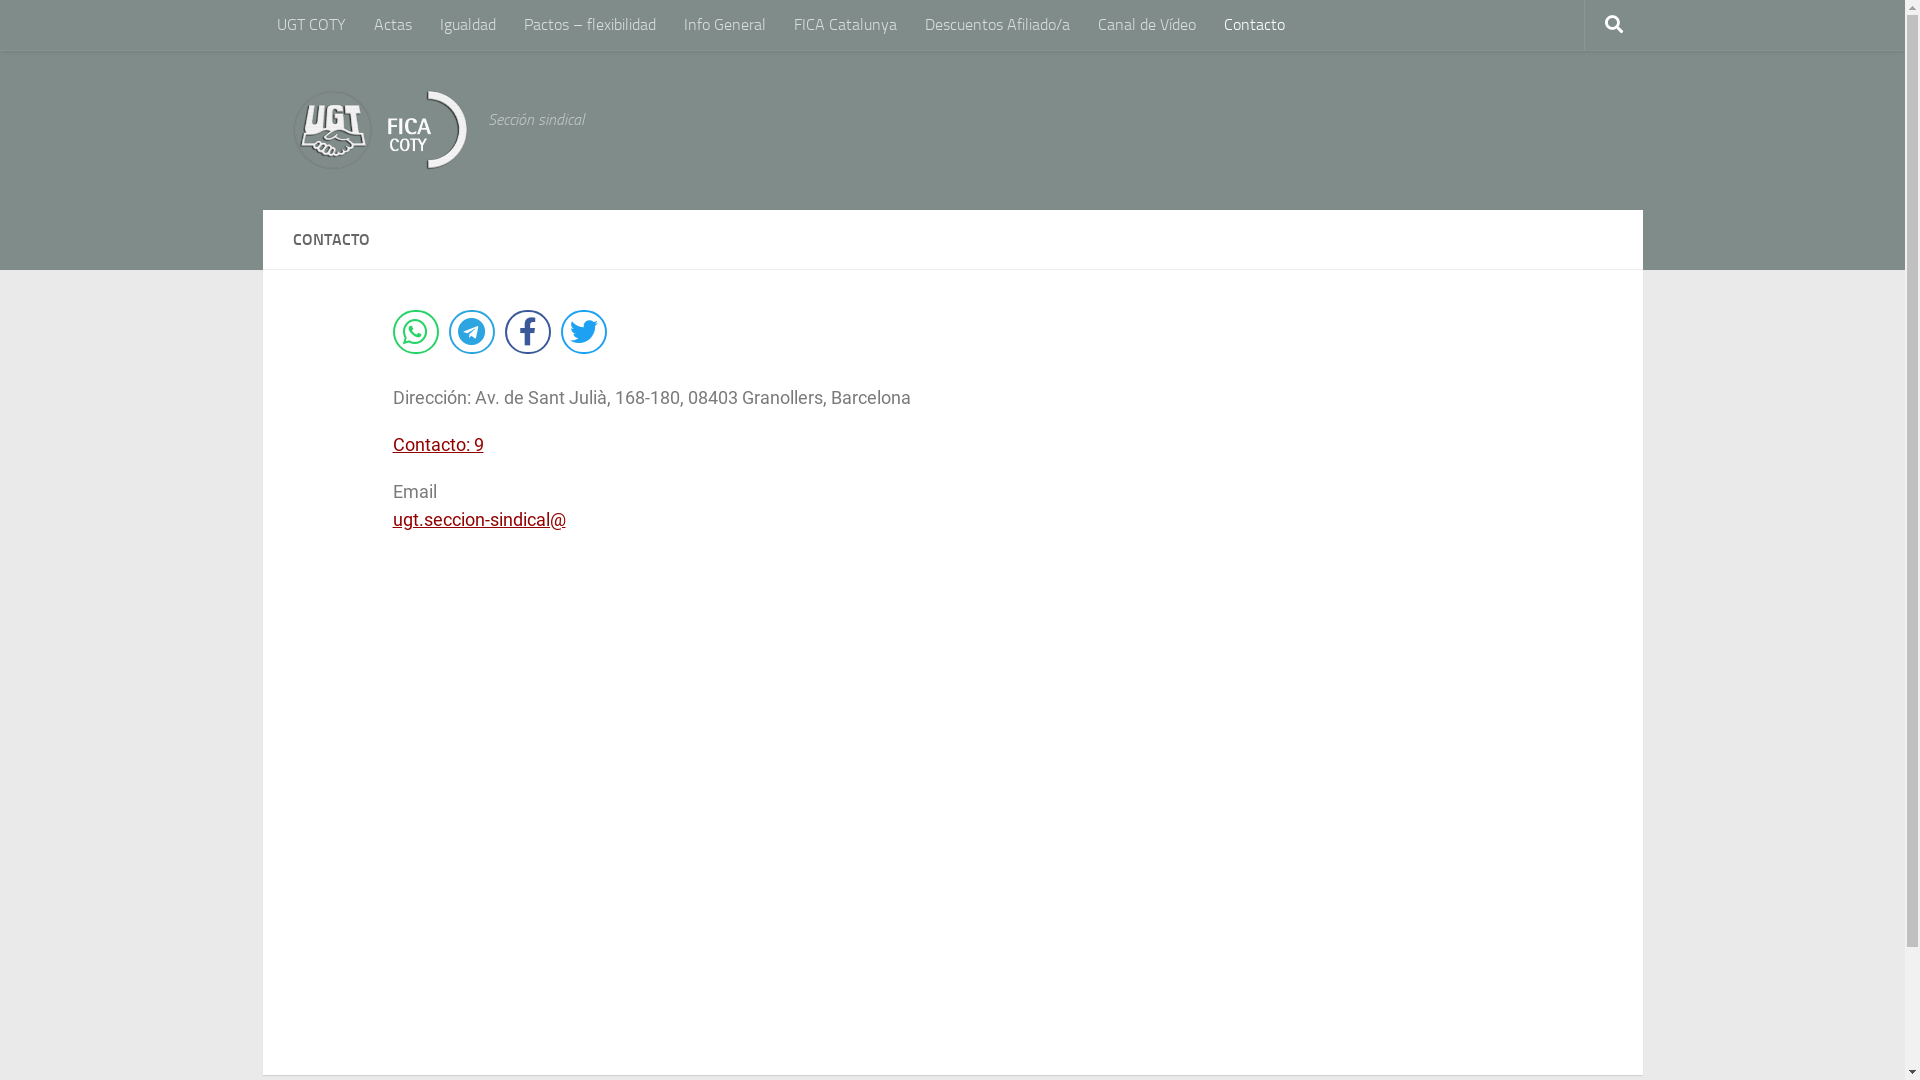 This screenshot has height=1080, width=1920. Describe the element at coordinates (309, 24) in the screenshot. I see `'UGT COTY'` at that location.